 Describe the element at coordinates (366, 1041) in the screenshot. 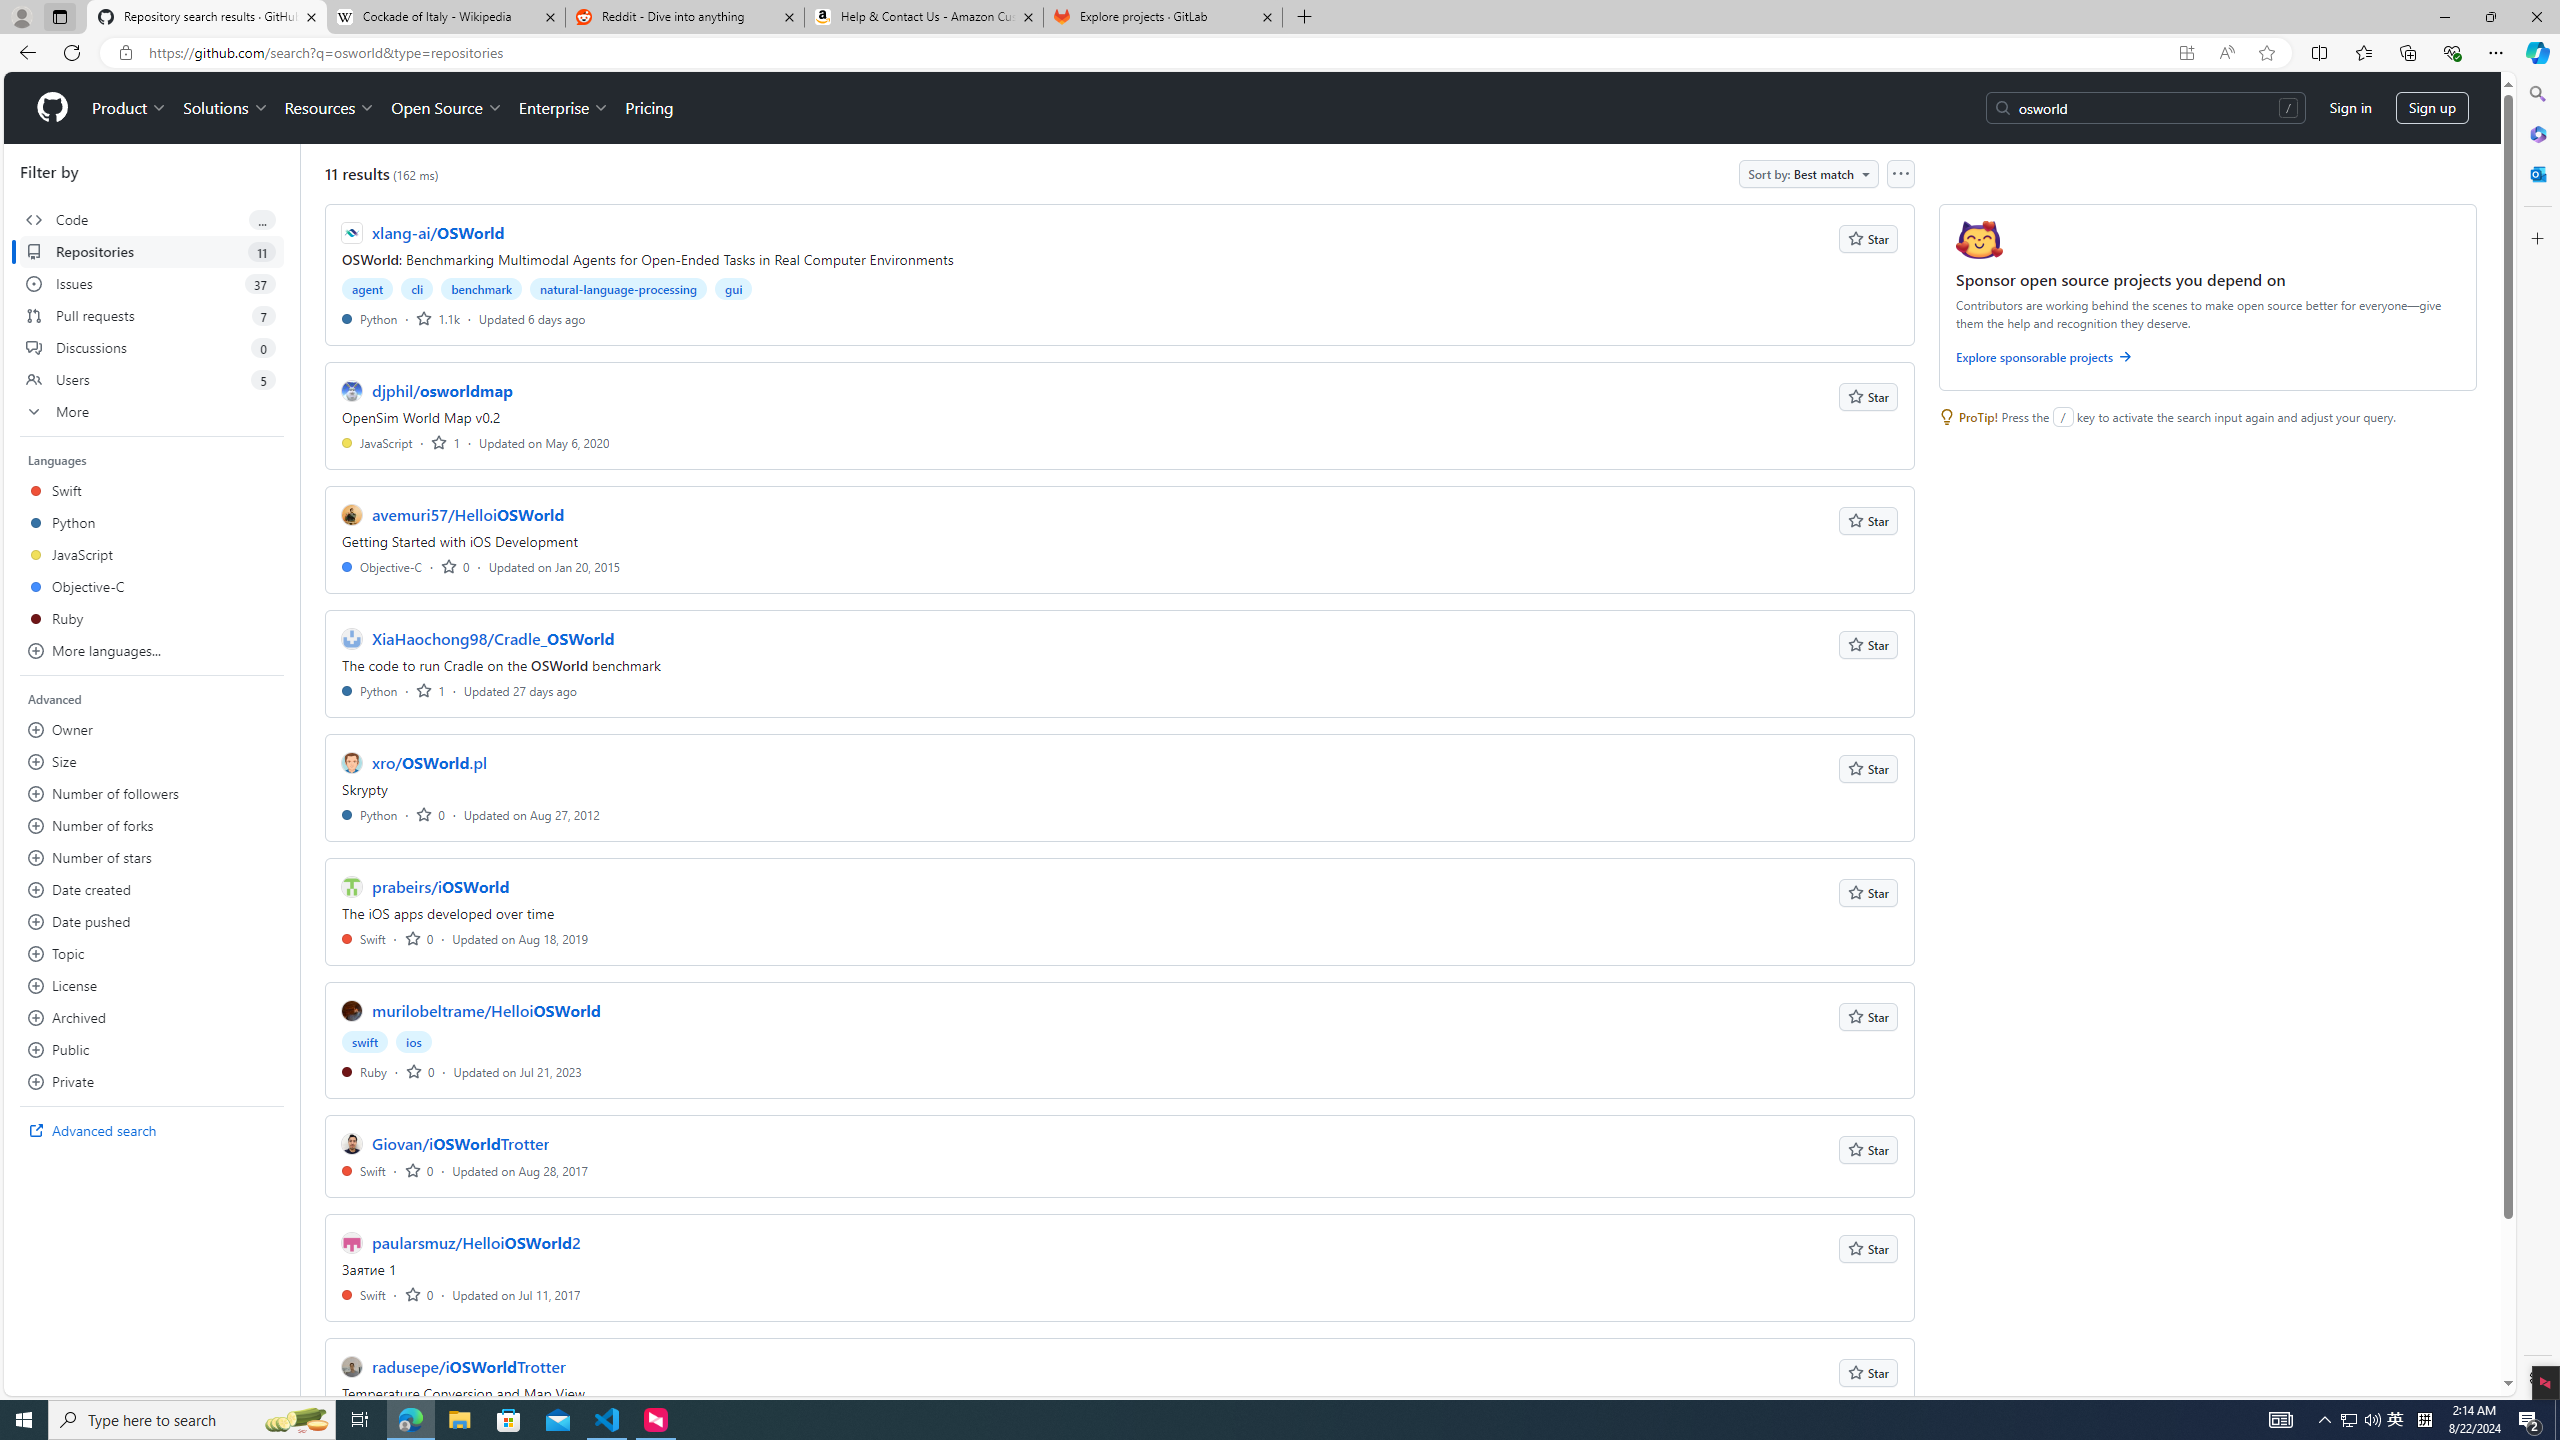

I see `'swift'` at that location.